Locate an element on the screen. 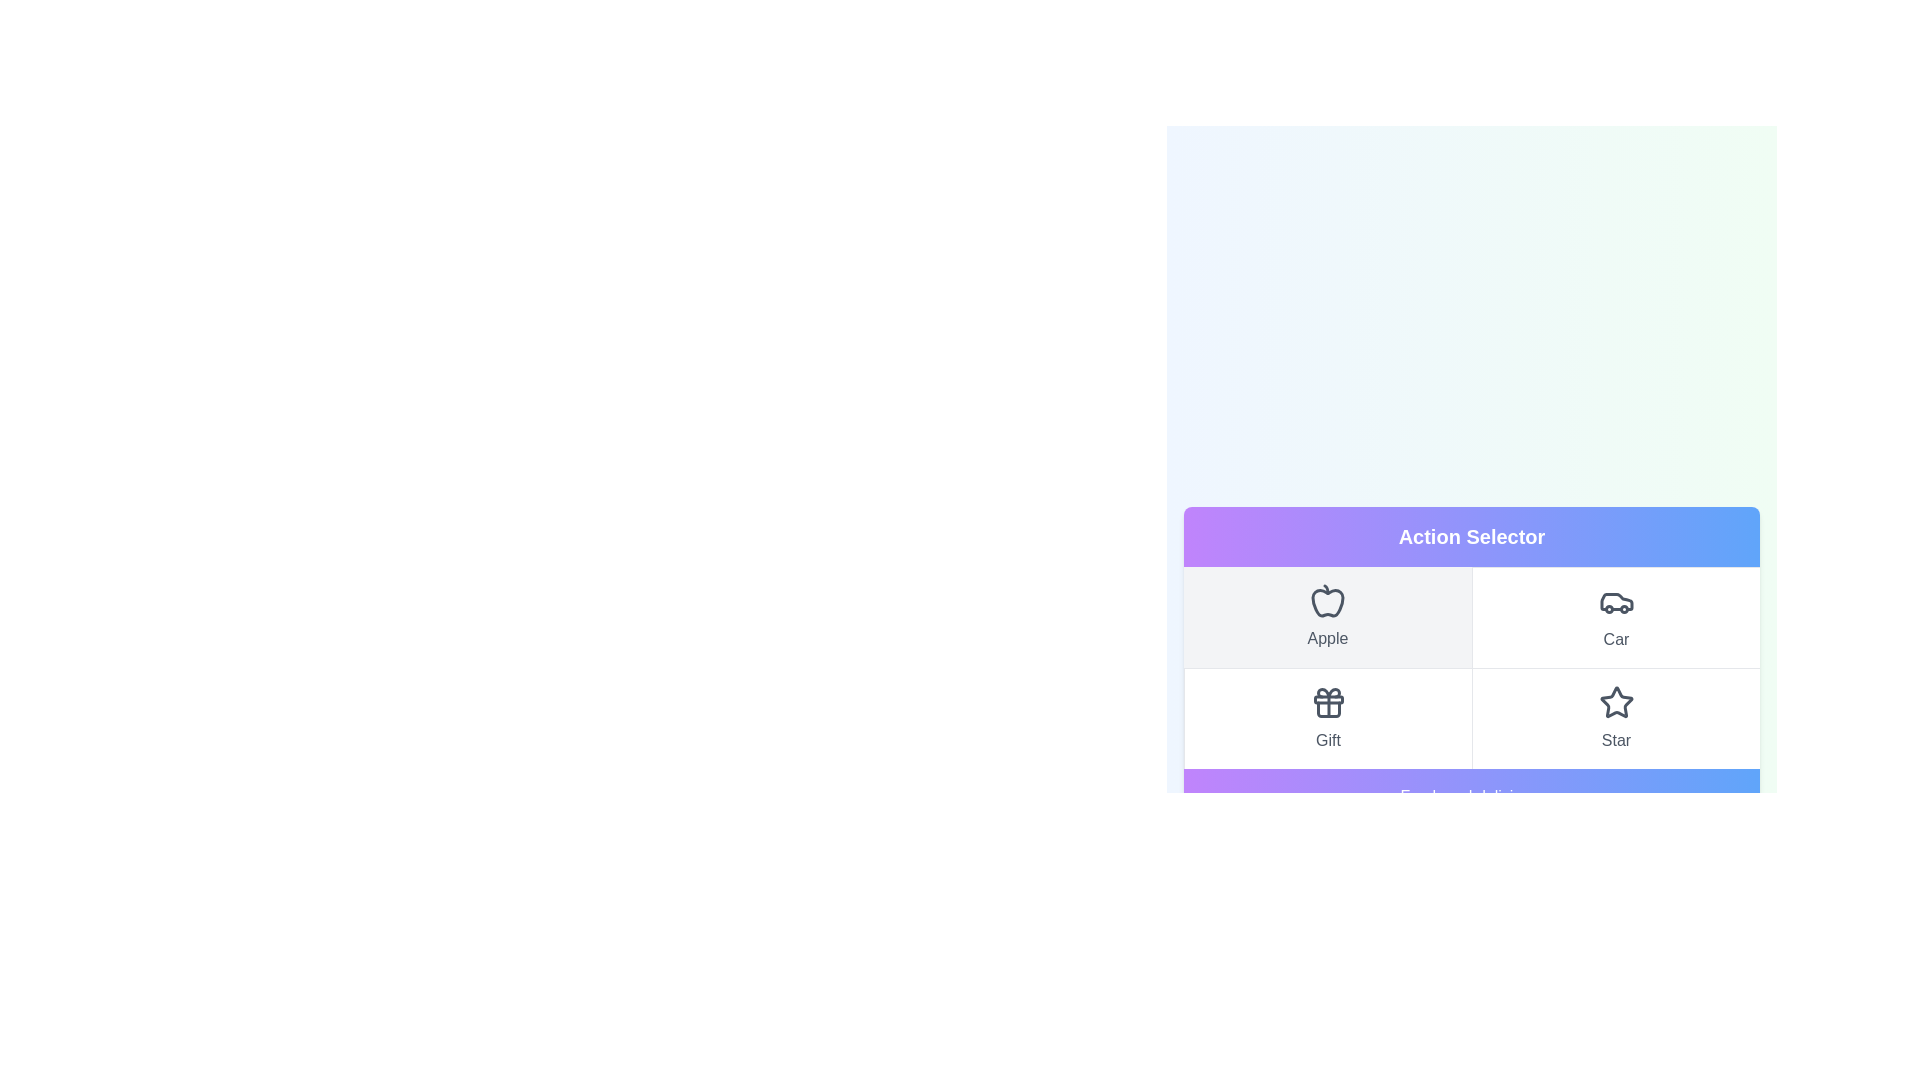  the apple-shaped icon located in the top-left grid cell under the 'Action Selector' heading is located at coordinates (1328, 601).